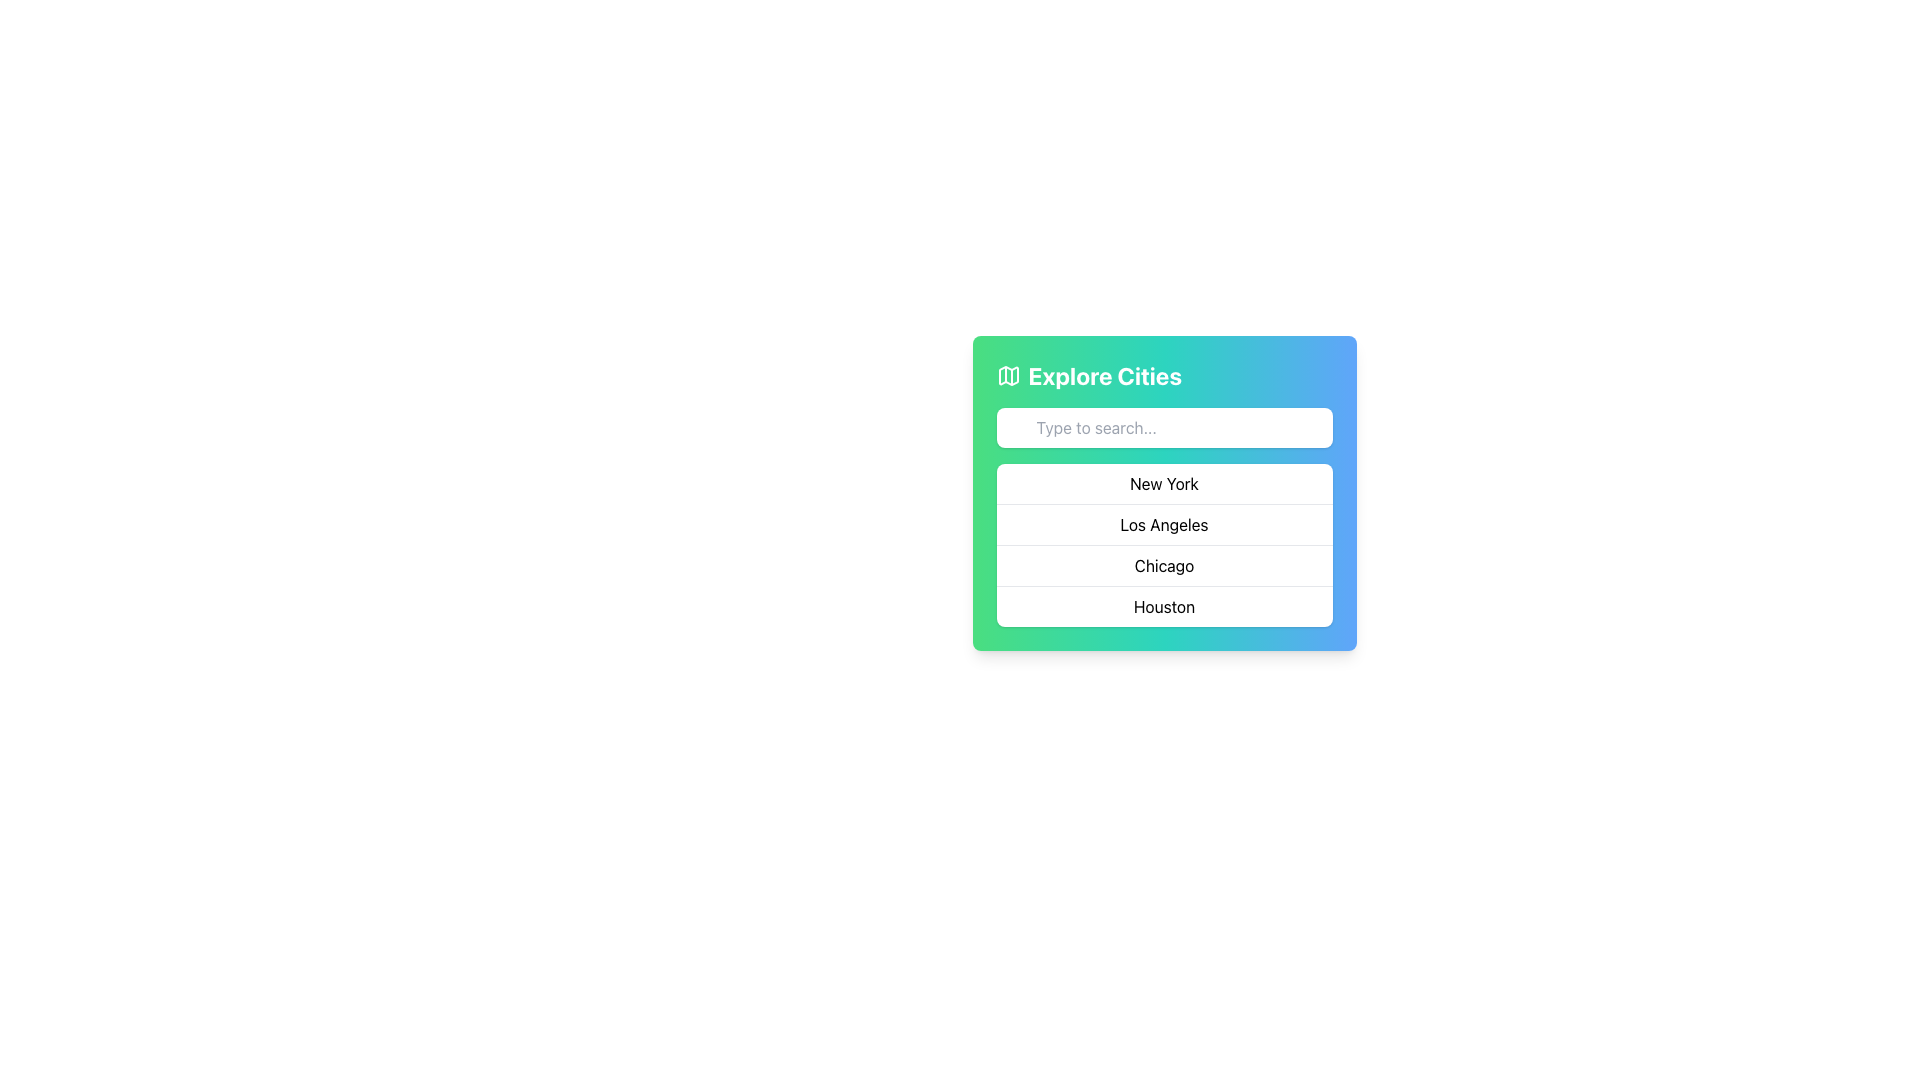  I want to click on to select the first item in the vertical list of city names, located directly under the 'Type to search...' input field, so click(1164, 483).